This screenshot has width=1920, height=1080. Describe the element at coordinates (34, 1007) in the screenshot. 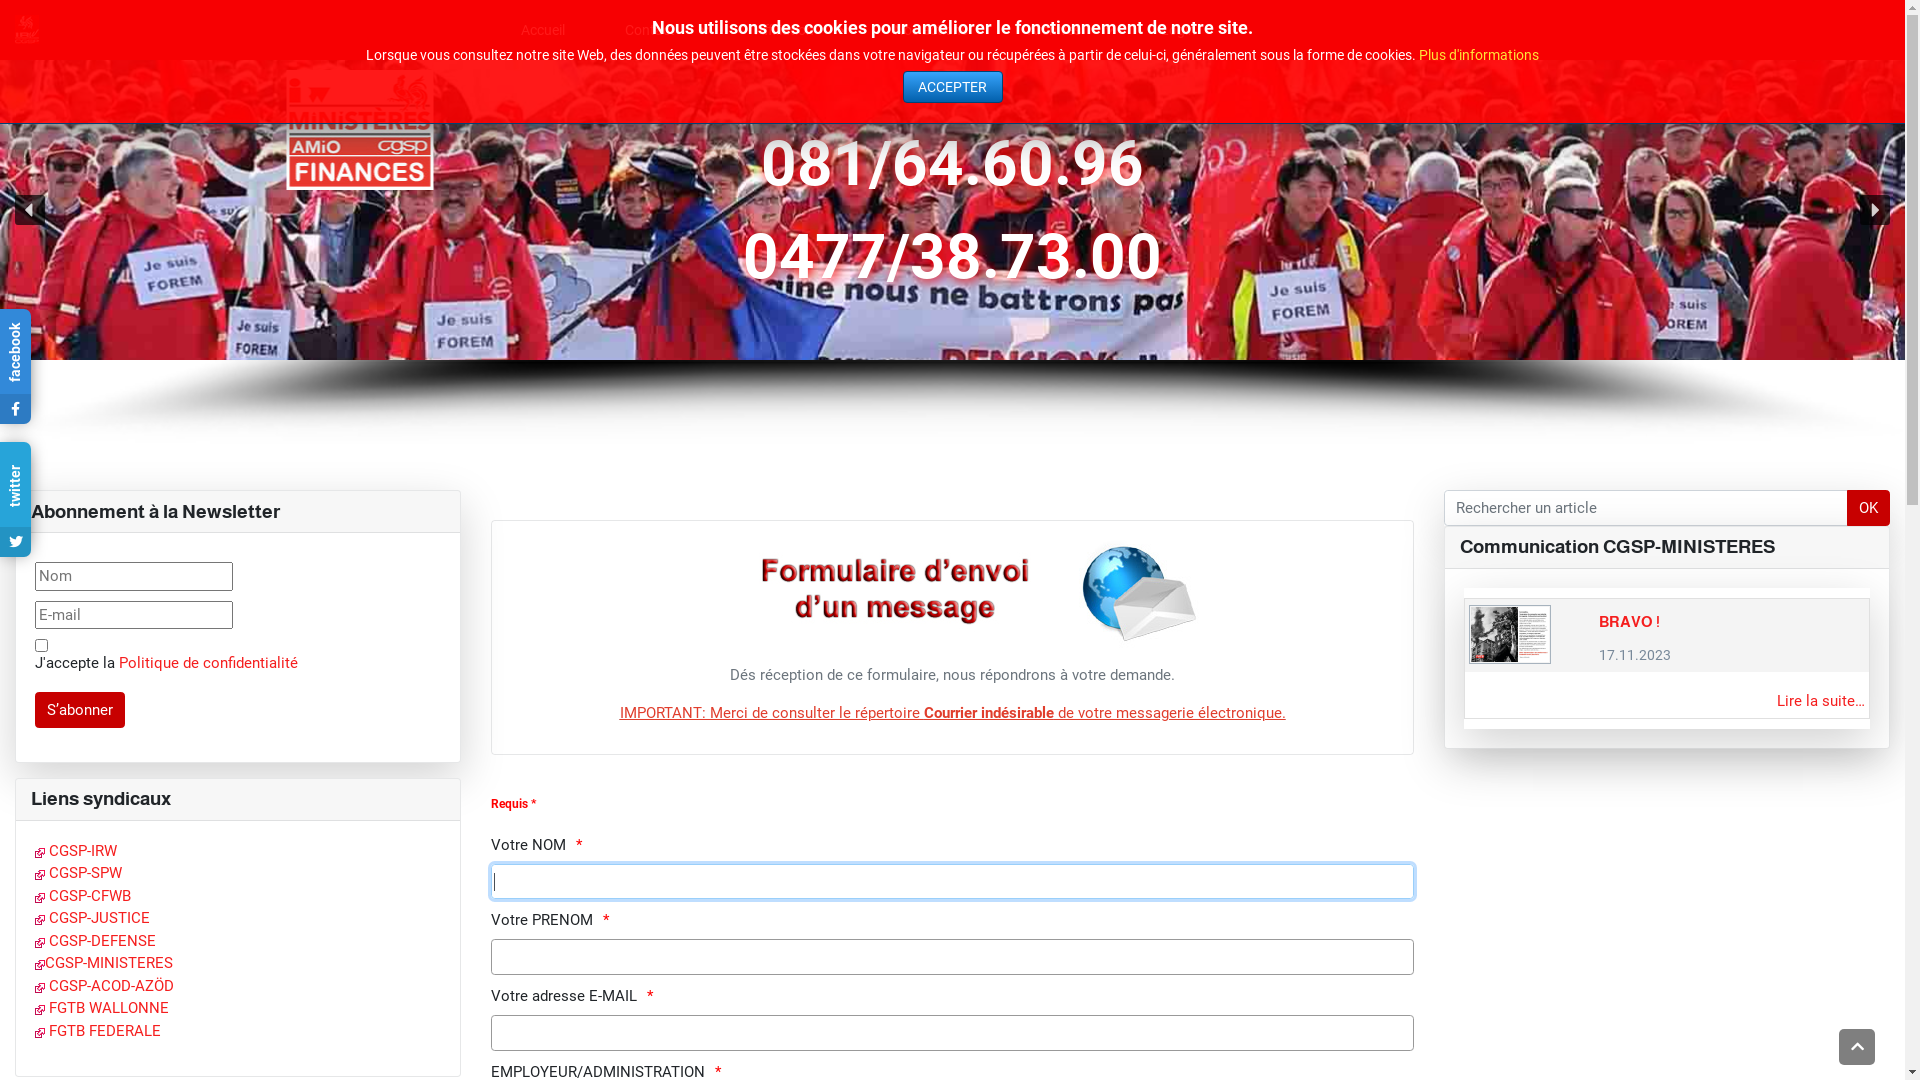

I see `' FGTB WALLONNE'` at that location.